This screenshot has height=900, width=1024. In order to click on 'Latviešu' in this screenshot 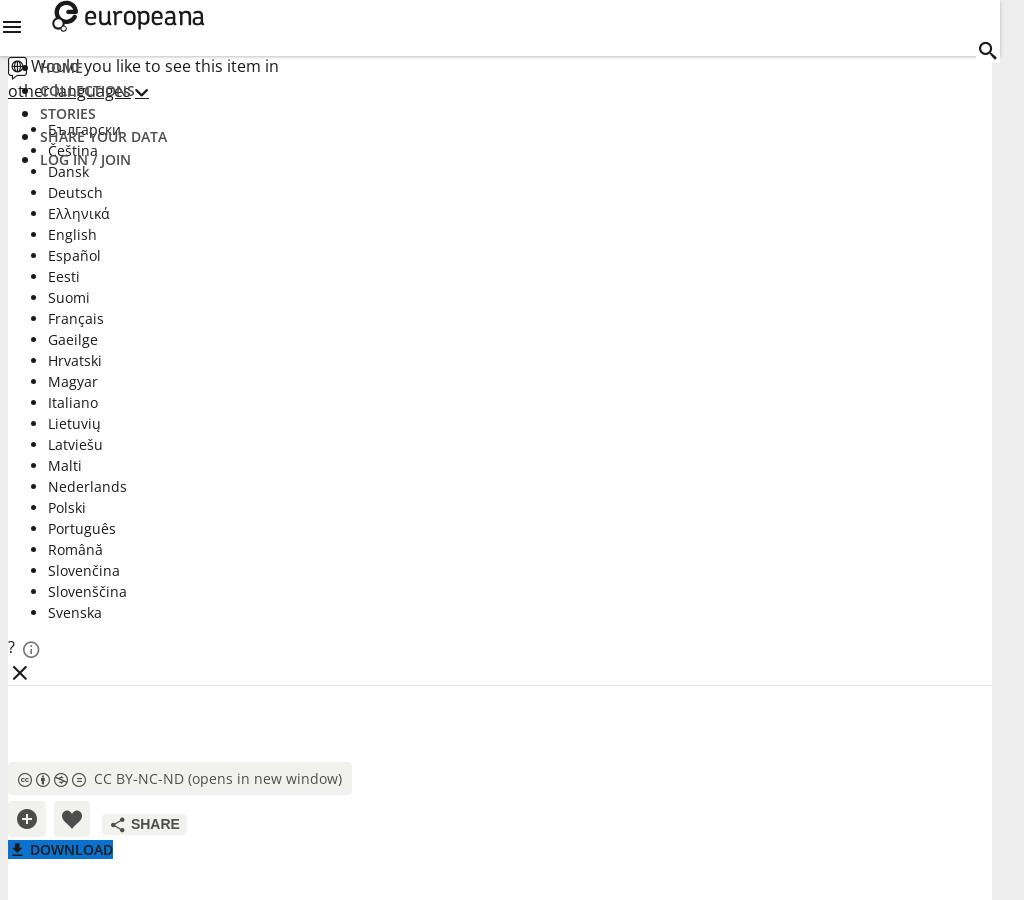, I will do `click(74, 444)`.